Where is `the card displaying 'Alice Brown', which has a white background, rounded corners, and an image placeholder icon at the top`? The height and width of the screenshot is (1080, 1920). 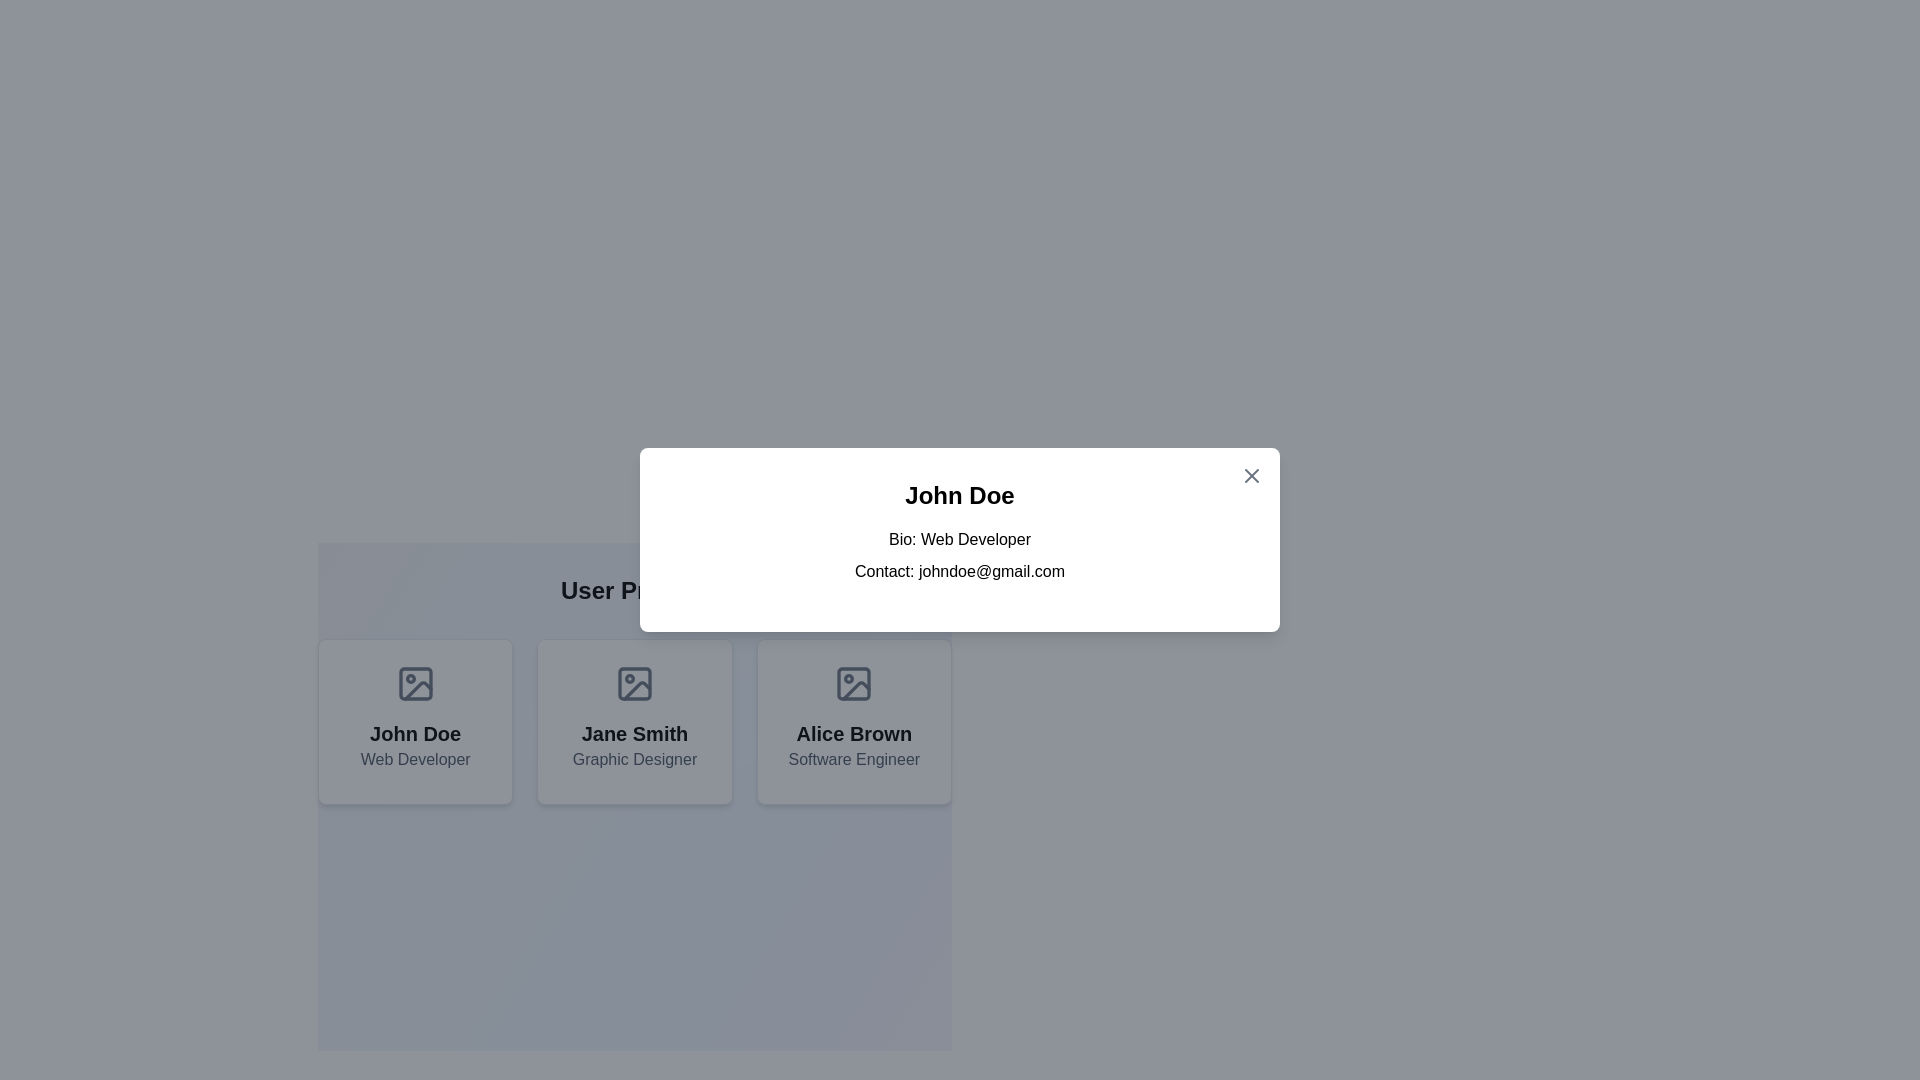
the card displaying 'Alice Brown', which has a white background, rounded corners, and an image placeholder icon at the top is located at coordinates (854, 721).